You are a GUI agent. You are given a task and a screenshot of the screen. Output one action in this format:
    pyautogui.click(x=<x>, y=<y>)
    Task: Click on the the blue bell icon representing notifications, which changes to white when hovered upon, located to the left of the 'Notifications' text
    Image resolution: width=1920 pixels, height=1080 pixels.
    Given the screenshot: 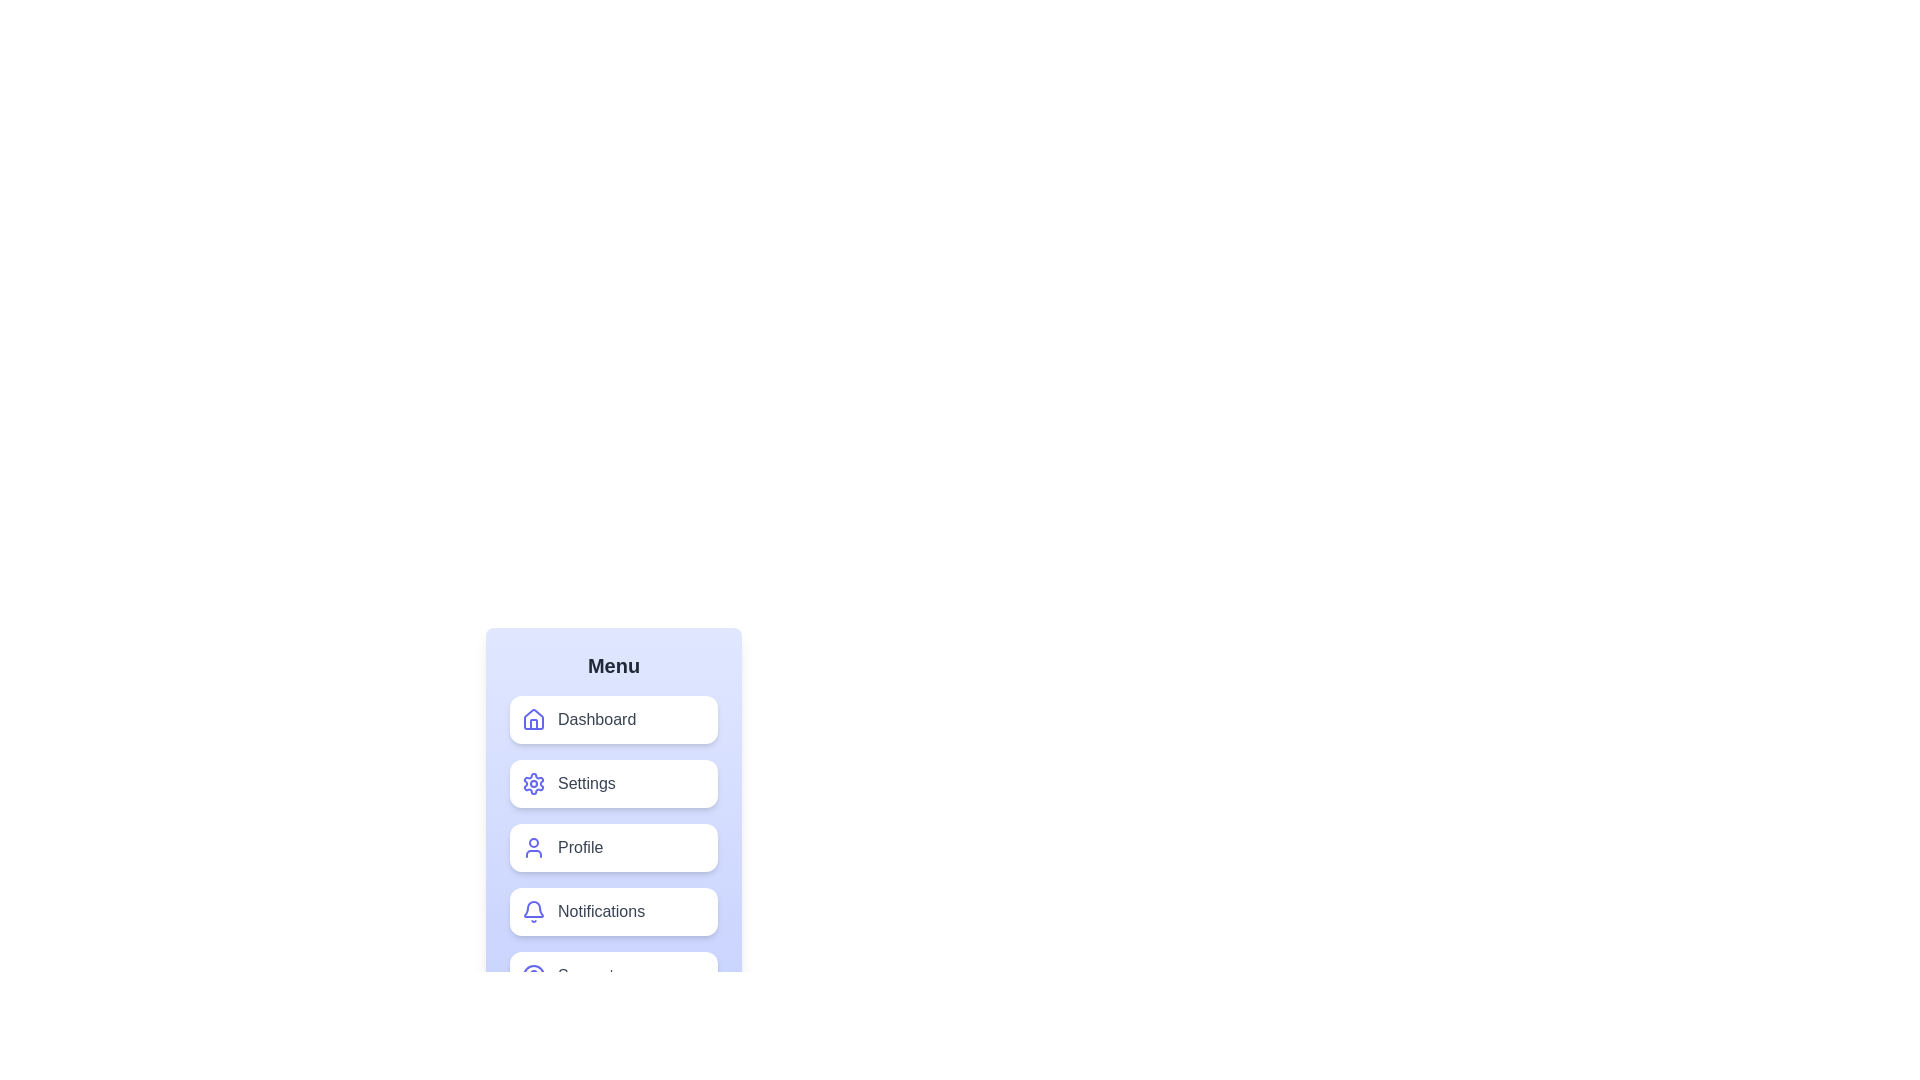 What is the action you would take?
    pyautogui.click(x=533, y=911)
    